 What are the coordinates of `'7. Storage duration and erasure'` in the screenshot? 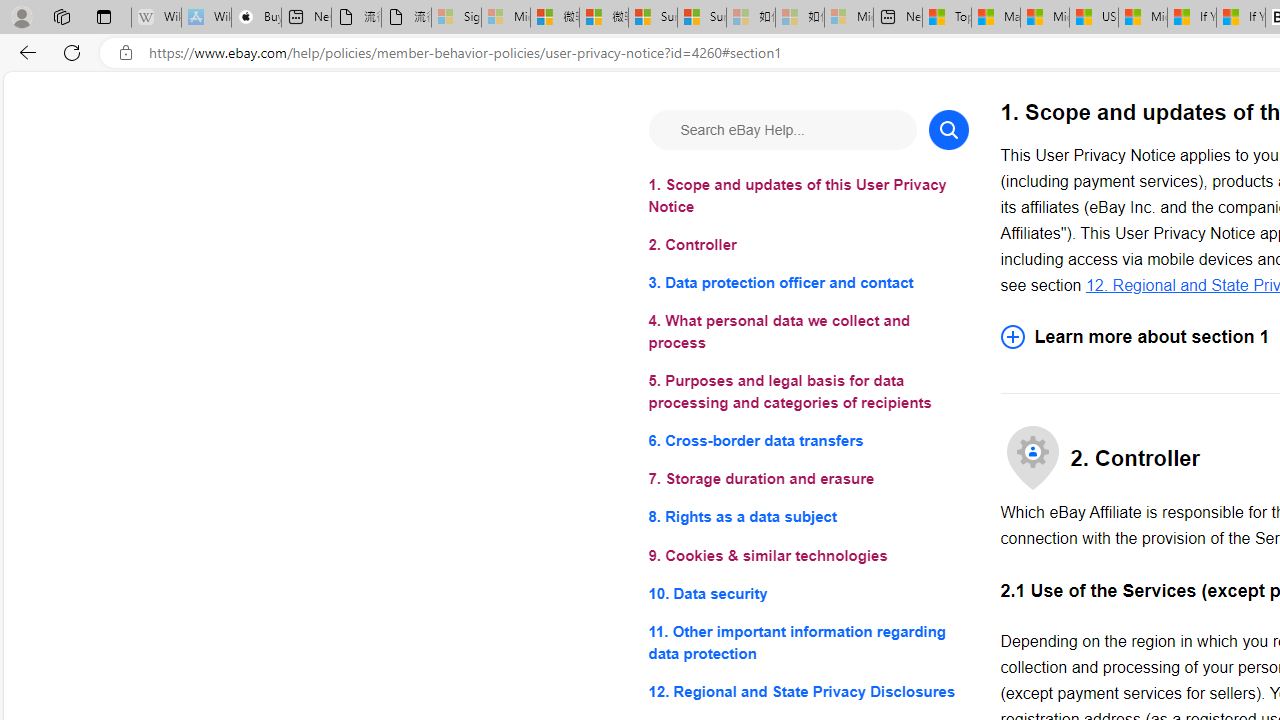 It's located at (808, 479).